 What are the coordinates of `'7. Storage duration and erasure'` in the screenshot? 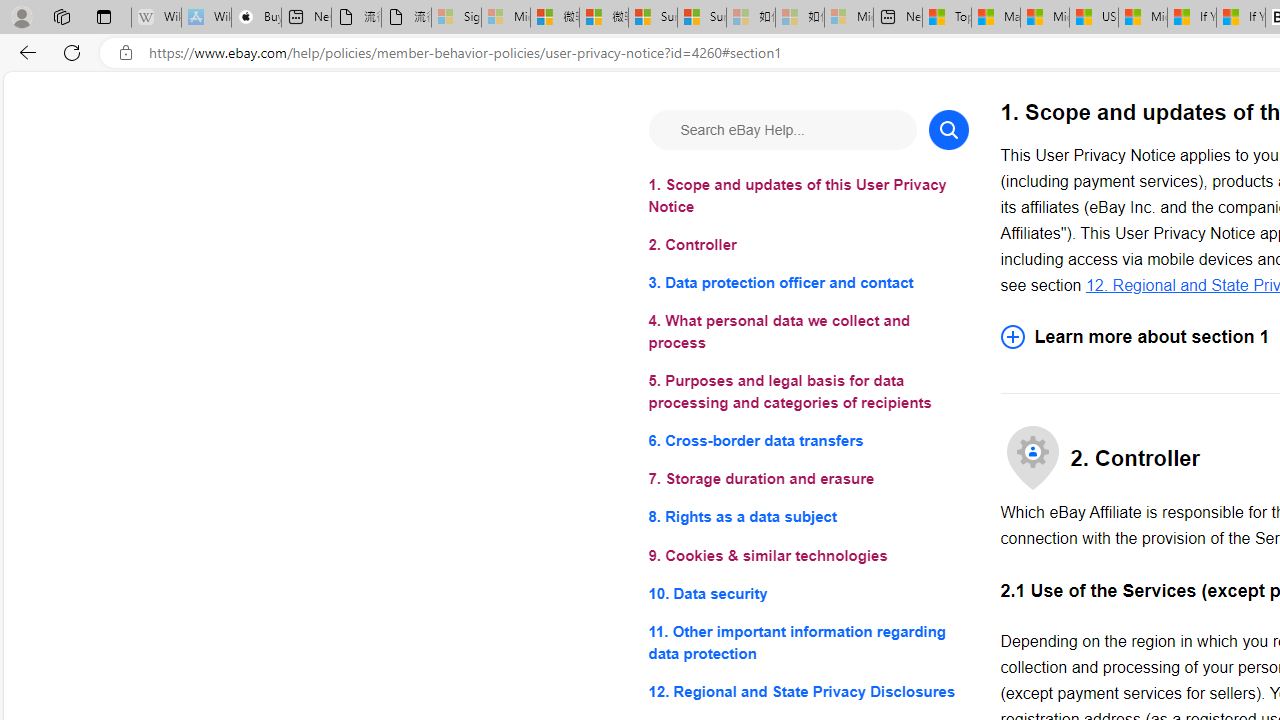 It's located at (808, 479).